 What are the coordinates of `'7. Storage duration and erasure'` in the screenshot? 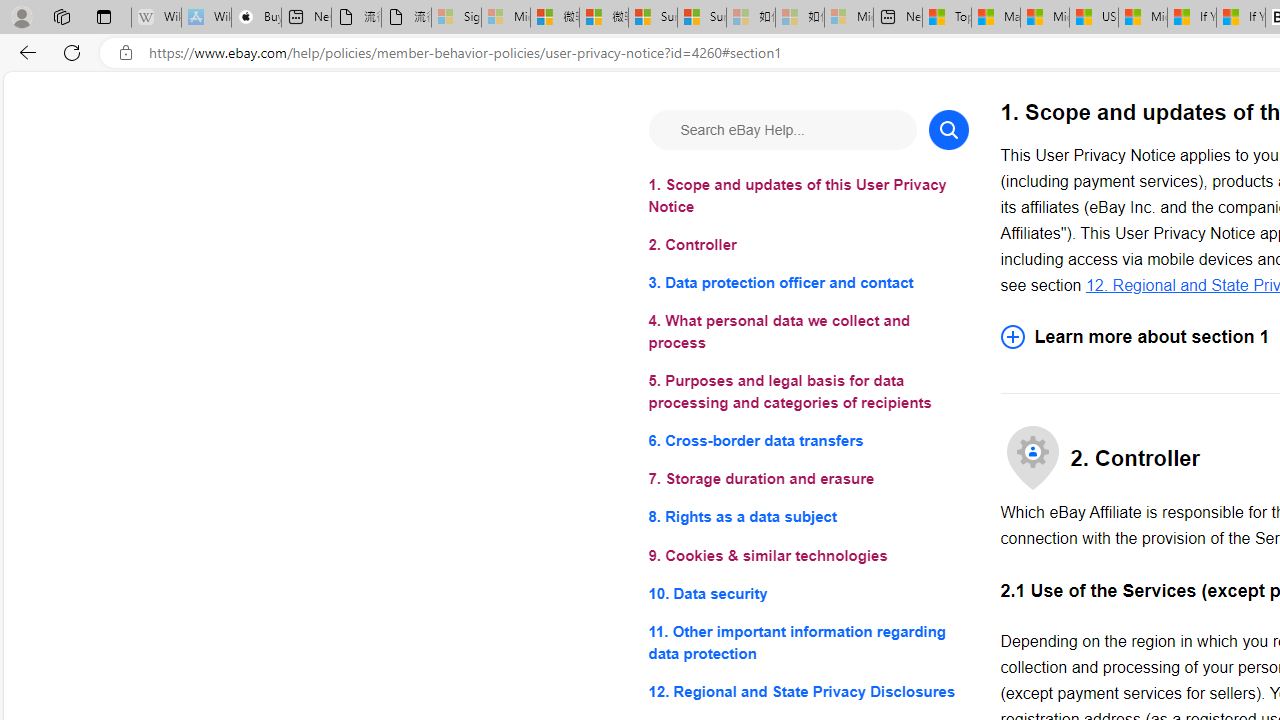 It's located at (808, 479).